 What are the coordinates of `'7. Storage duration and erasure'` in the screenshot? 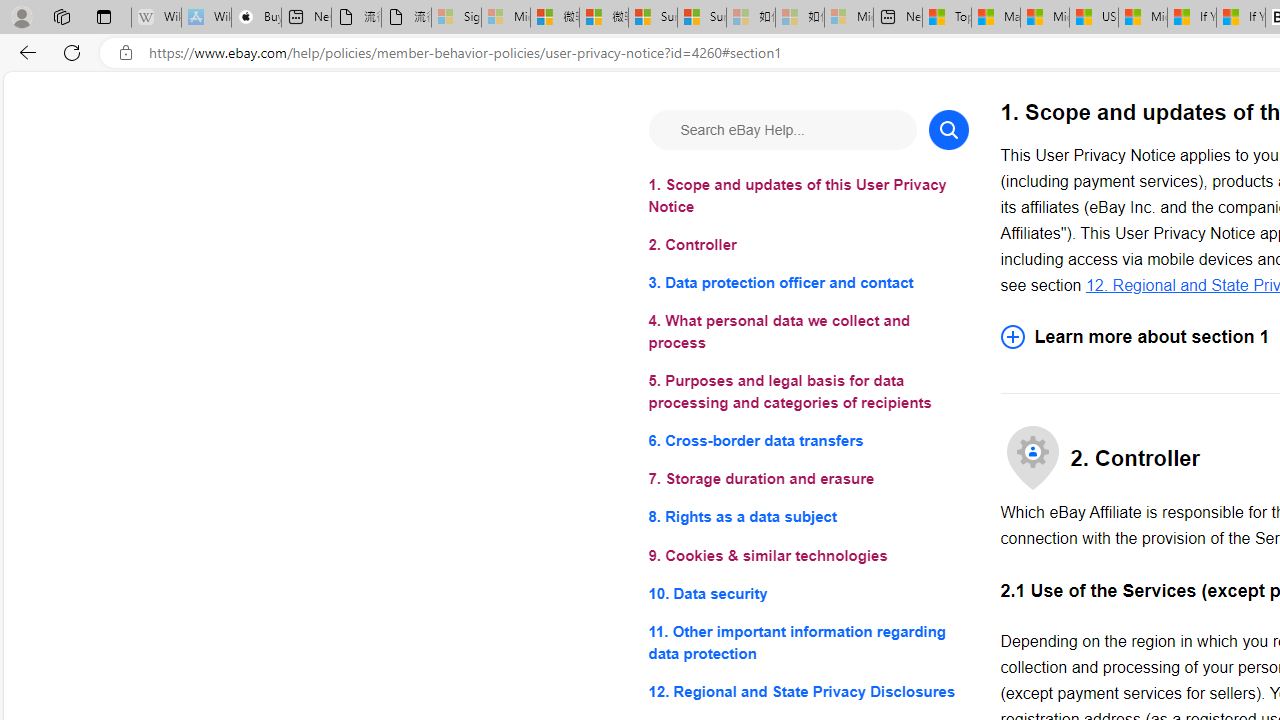 It's located at (808, 479).